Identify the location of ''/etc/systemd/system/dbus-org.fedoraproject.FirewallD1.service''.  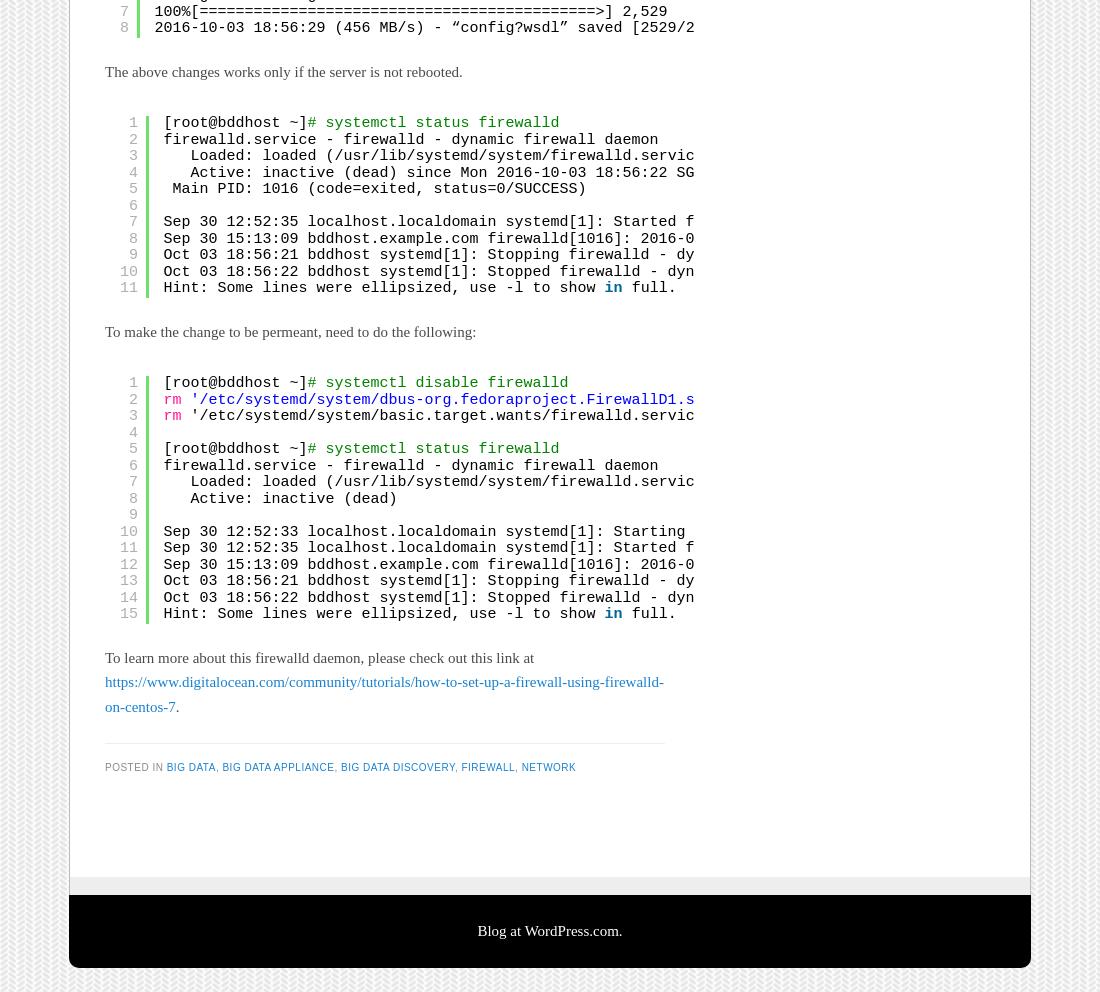
(472, 400).